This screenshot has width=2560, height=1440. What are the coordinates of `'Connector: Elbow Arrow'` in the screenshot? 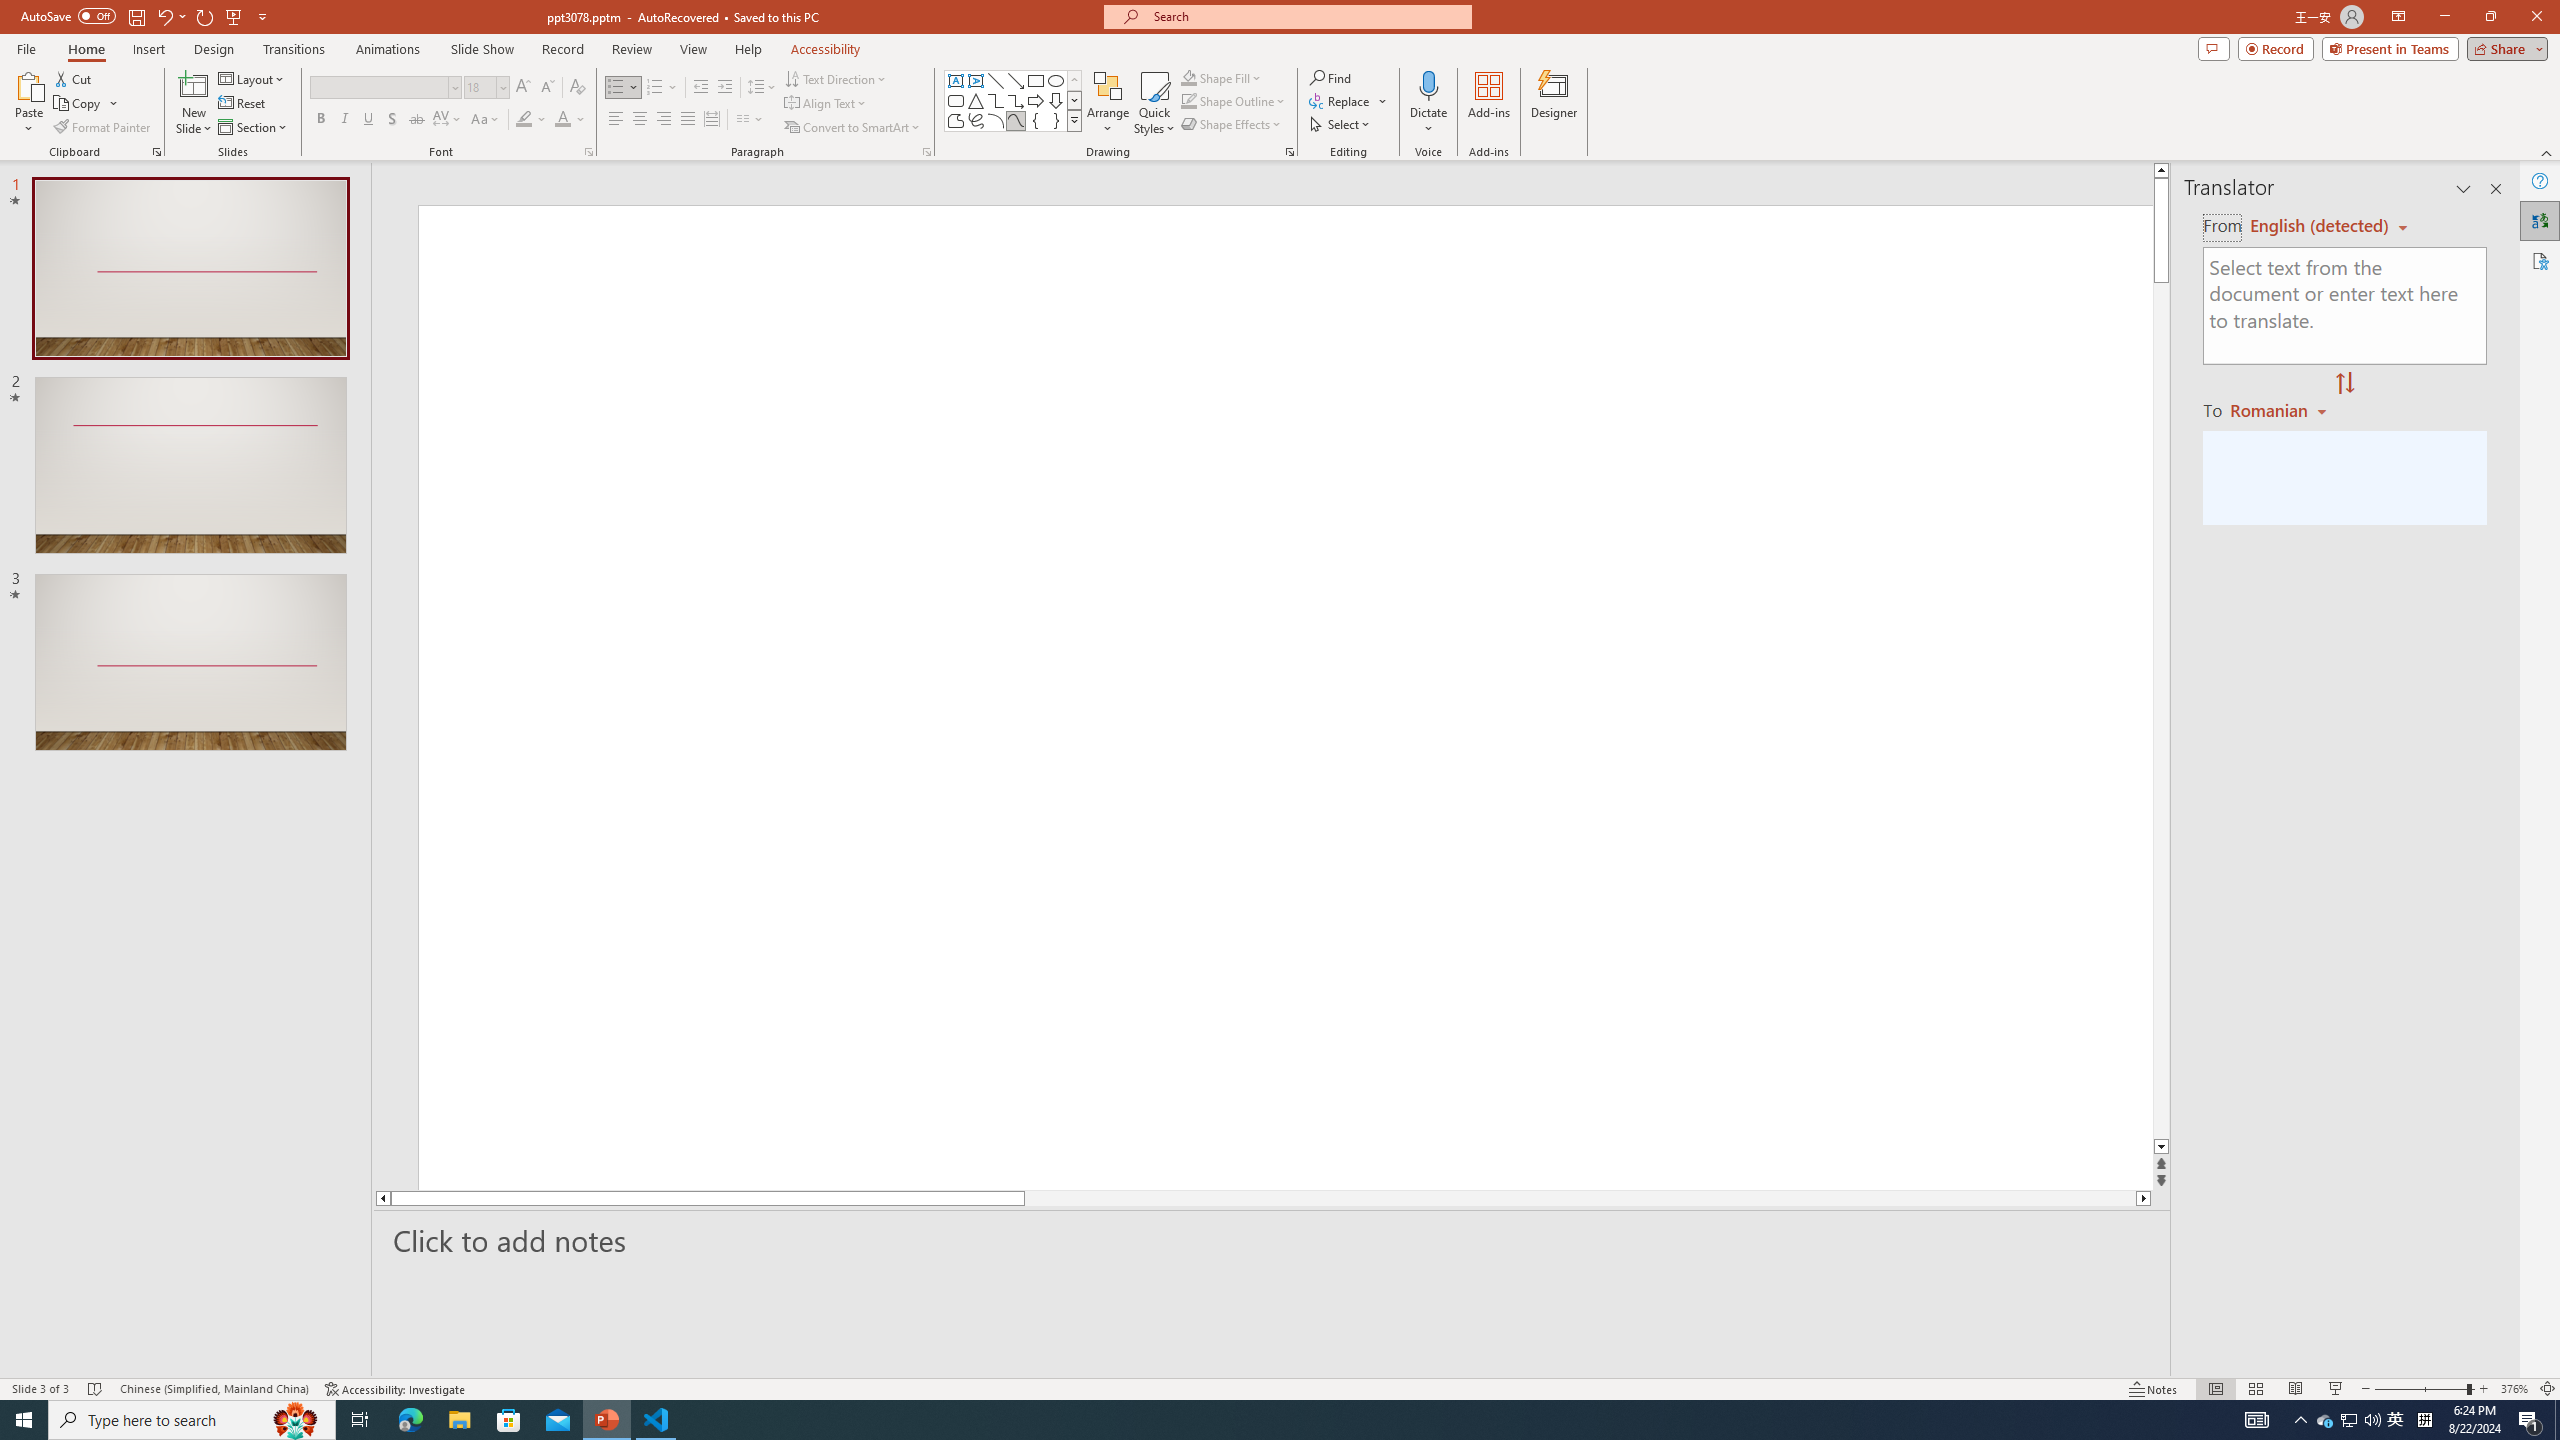 It's located at (1015, 99).